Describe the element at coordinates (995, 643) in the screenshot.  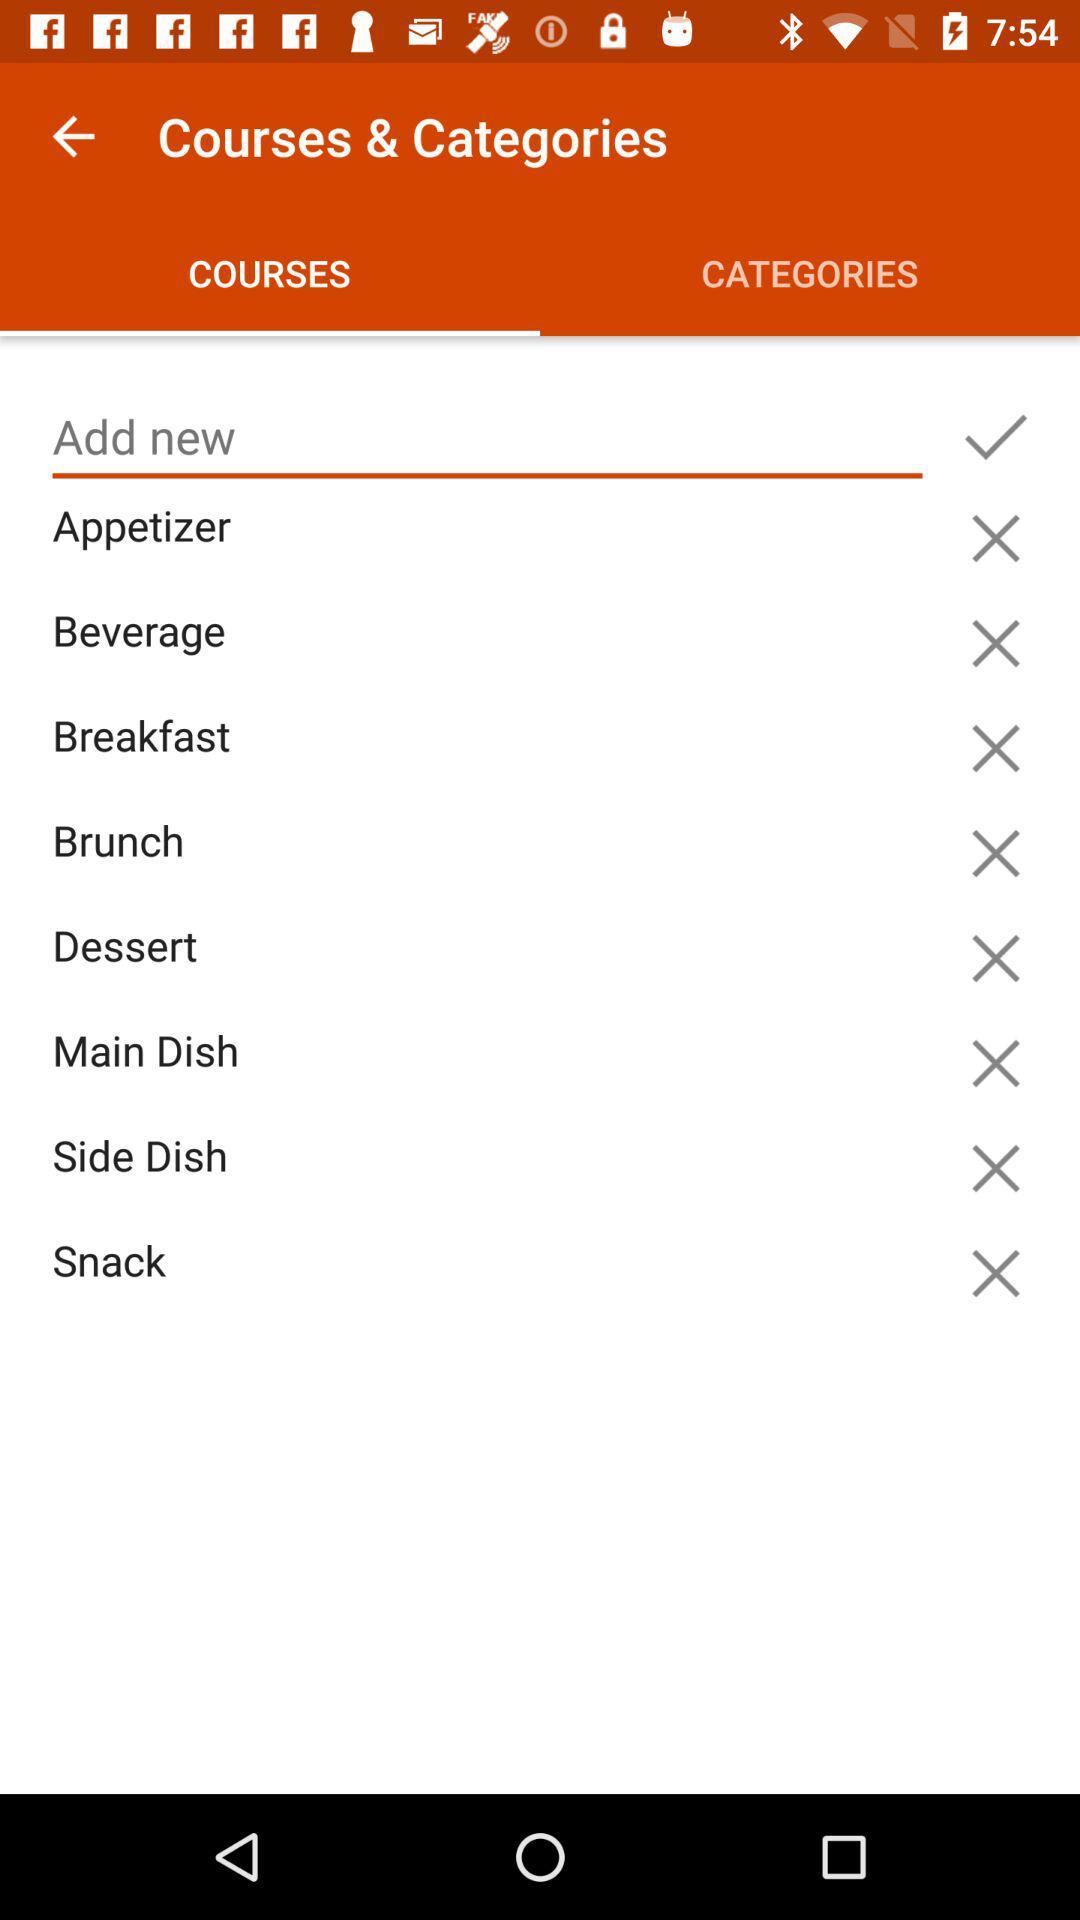
I see `cancel` at that location.